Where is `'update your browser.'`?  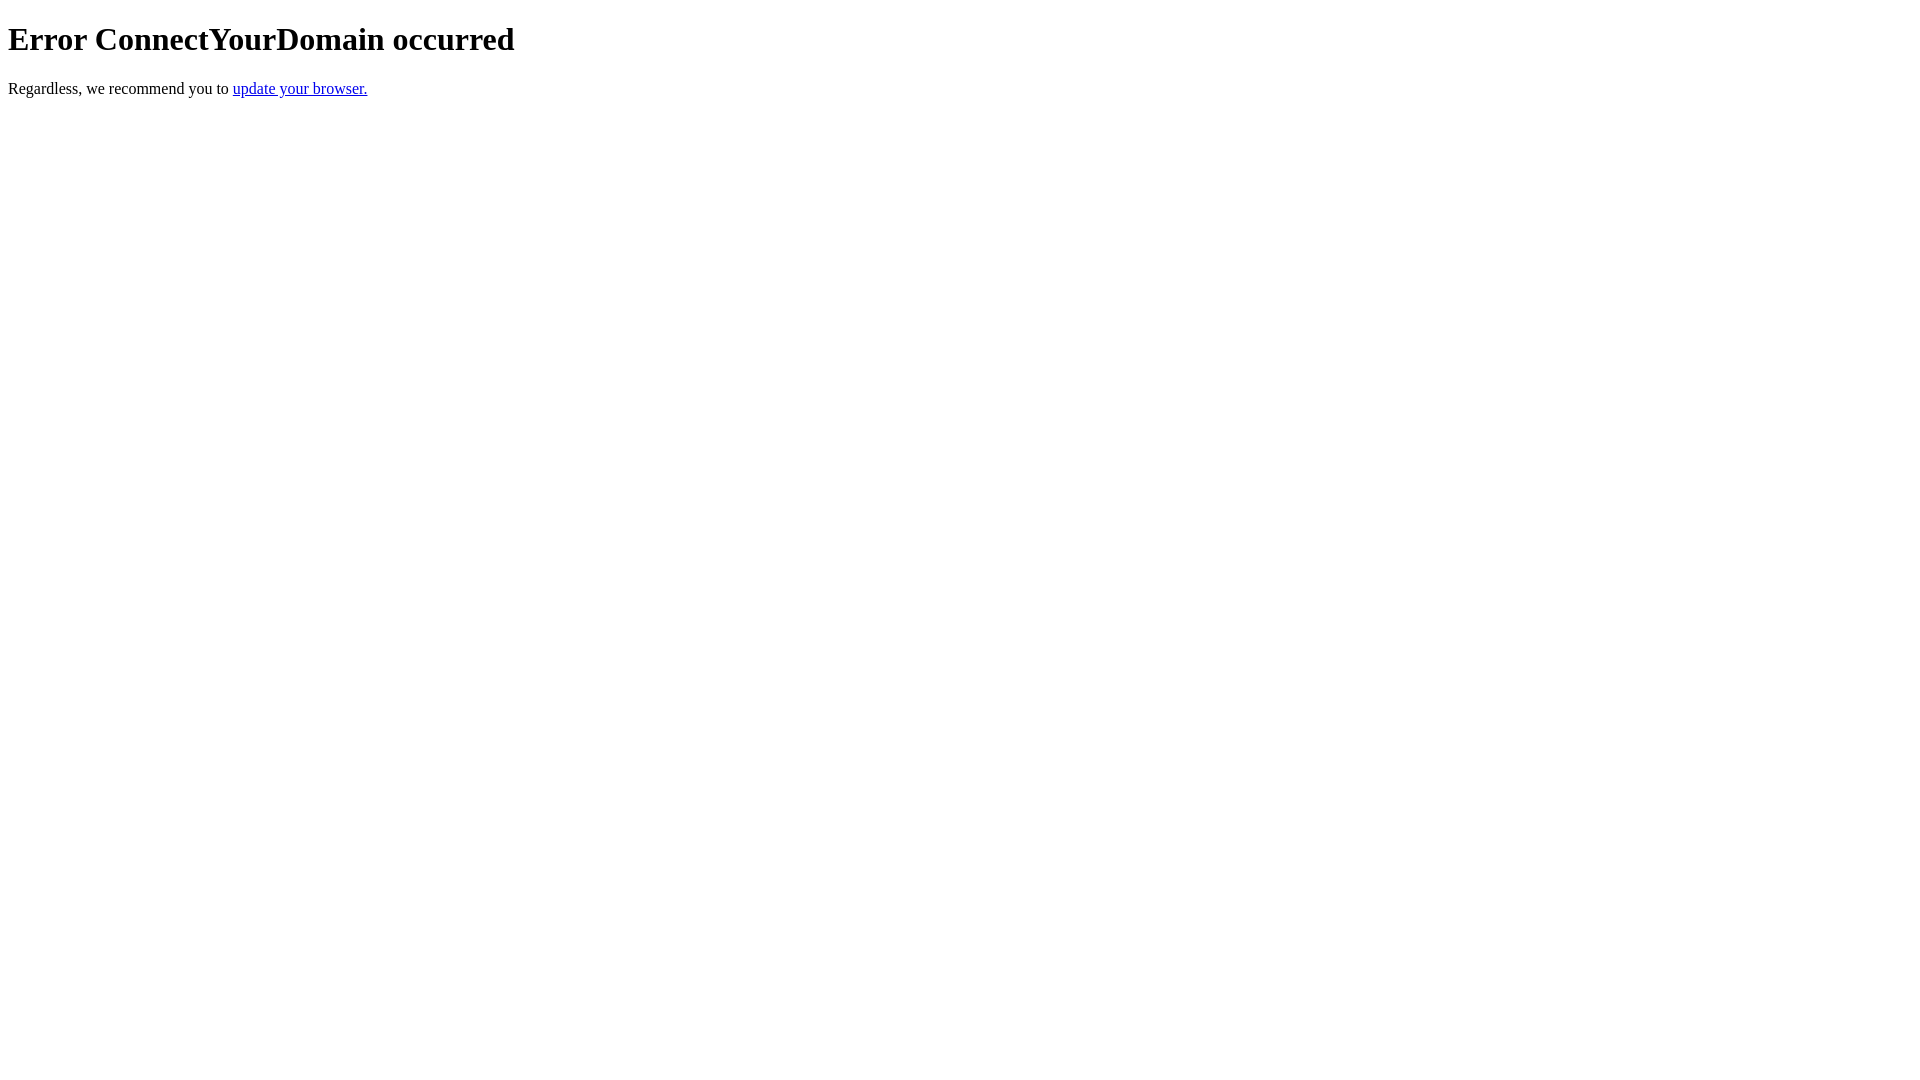
'update your browser.' is located at coordinates (233, 87).